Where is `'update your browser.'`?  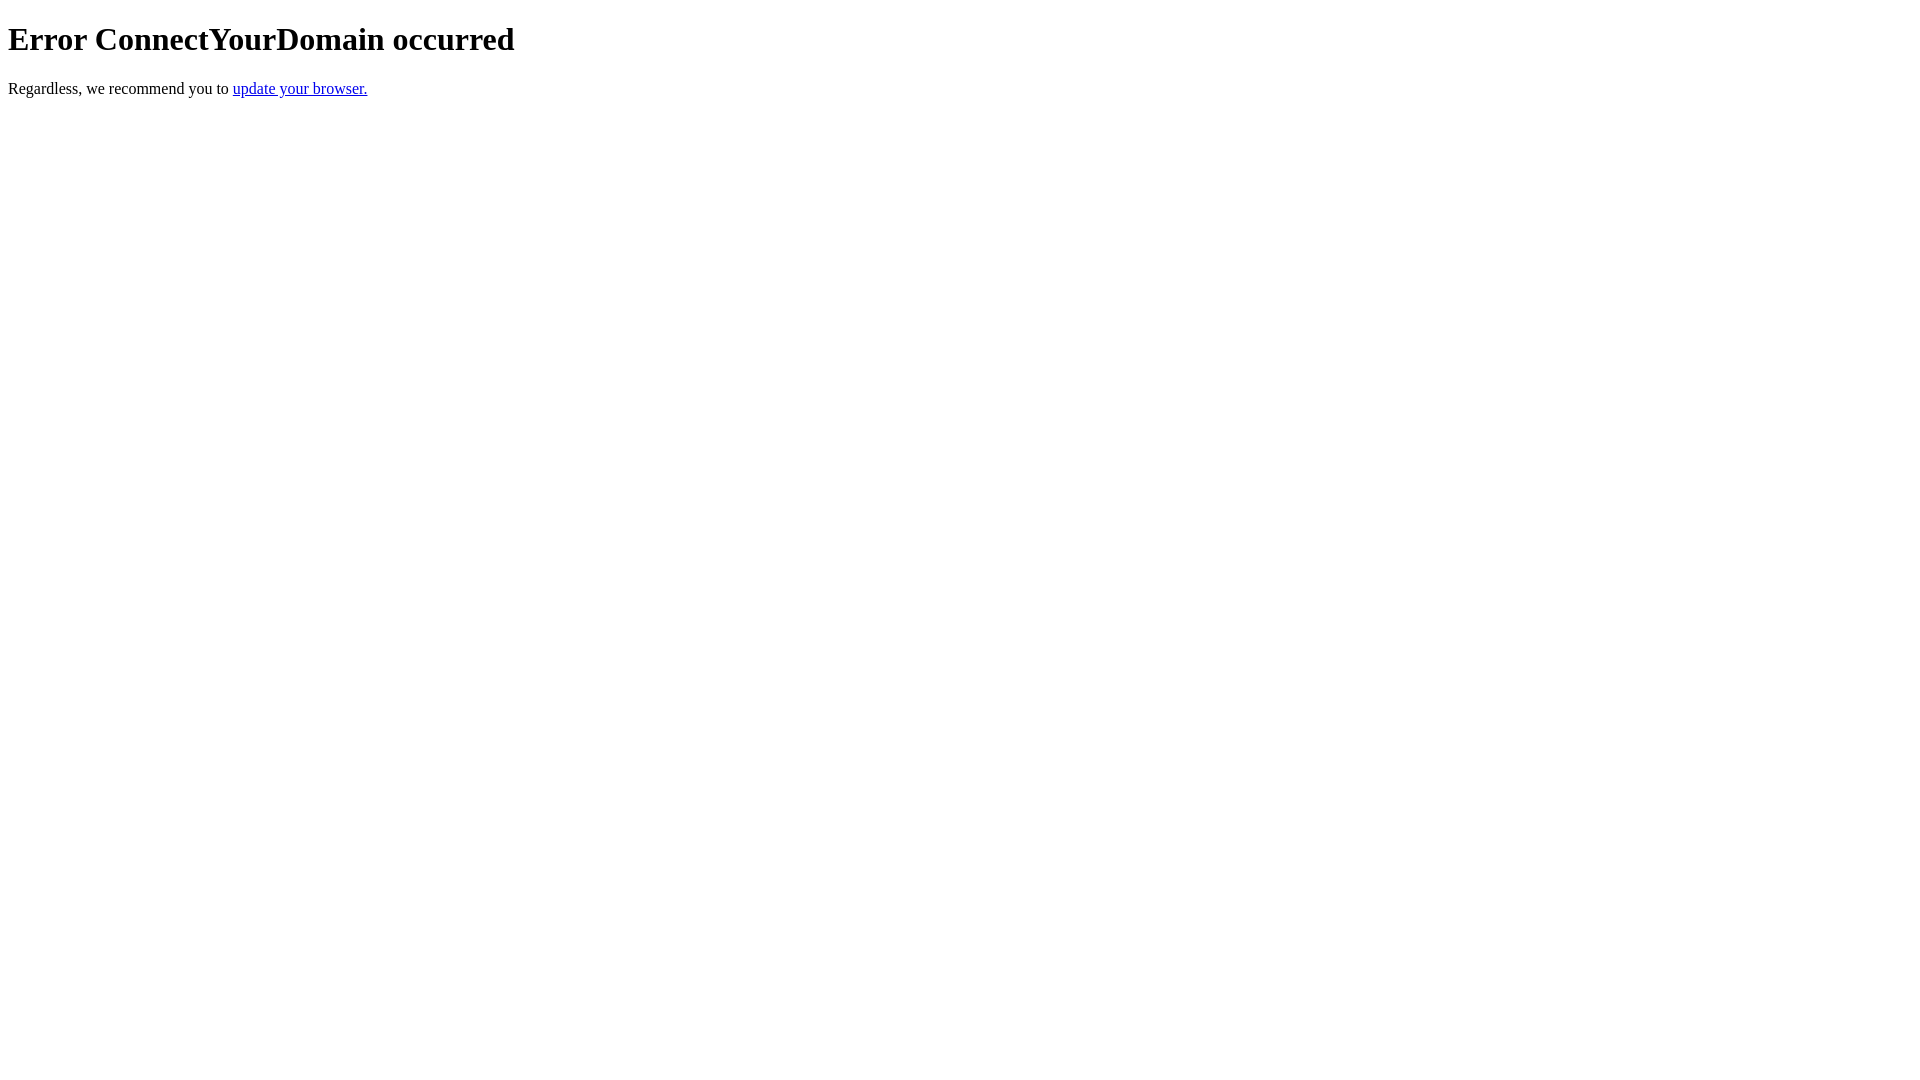
'update your browser.' is located at coordinates (233, 87).